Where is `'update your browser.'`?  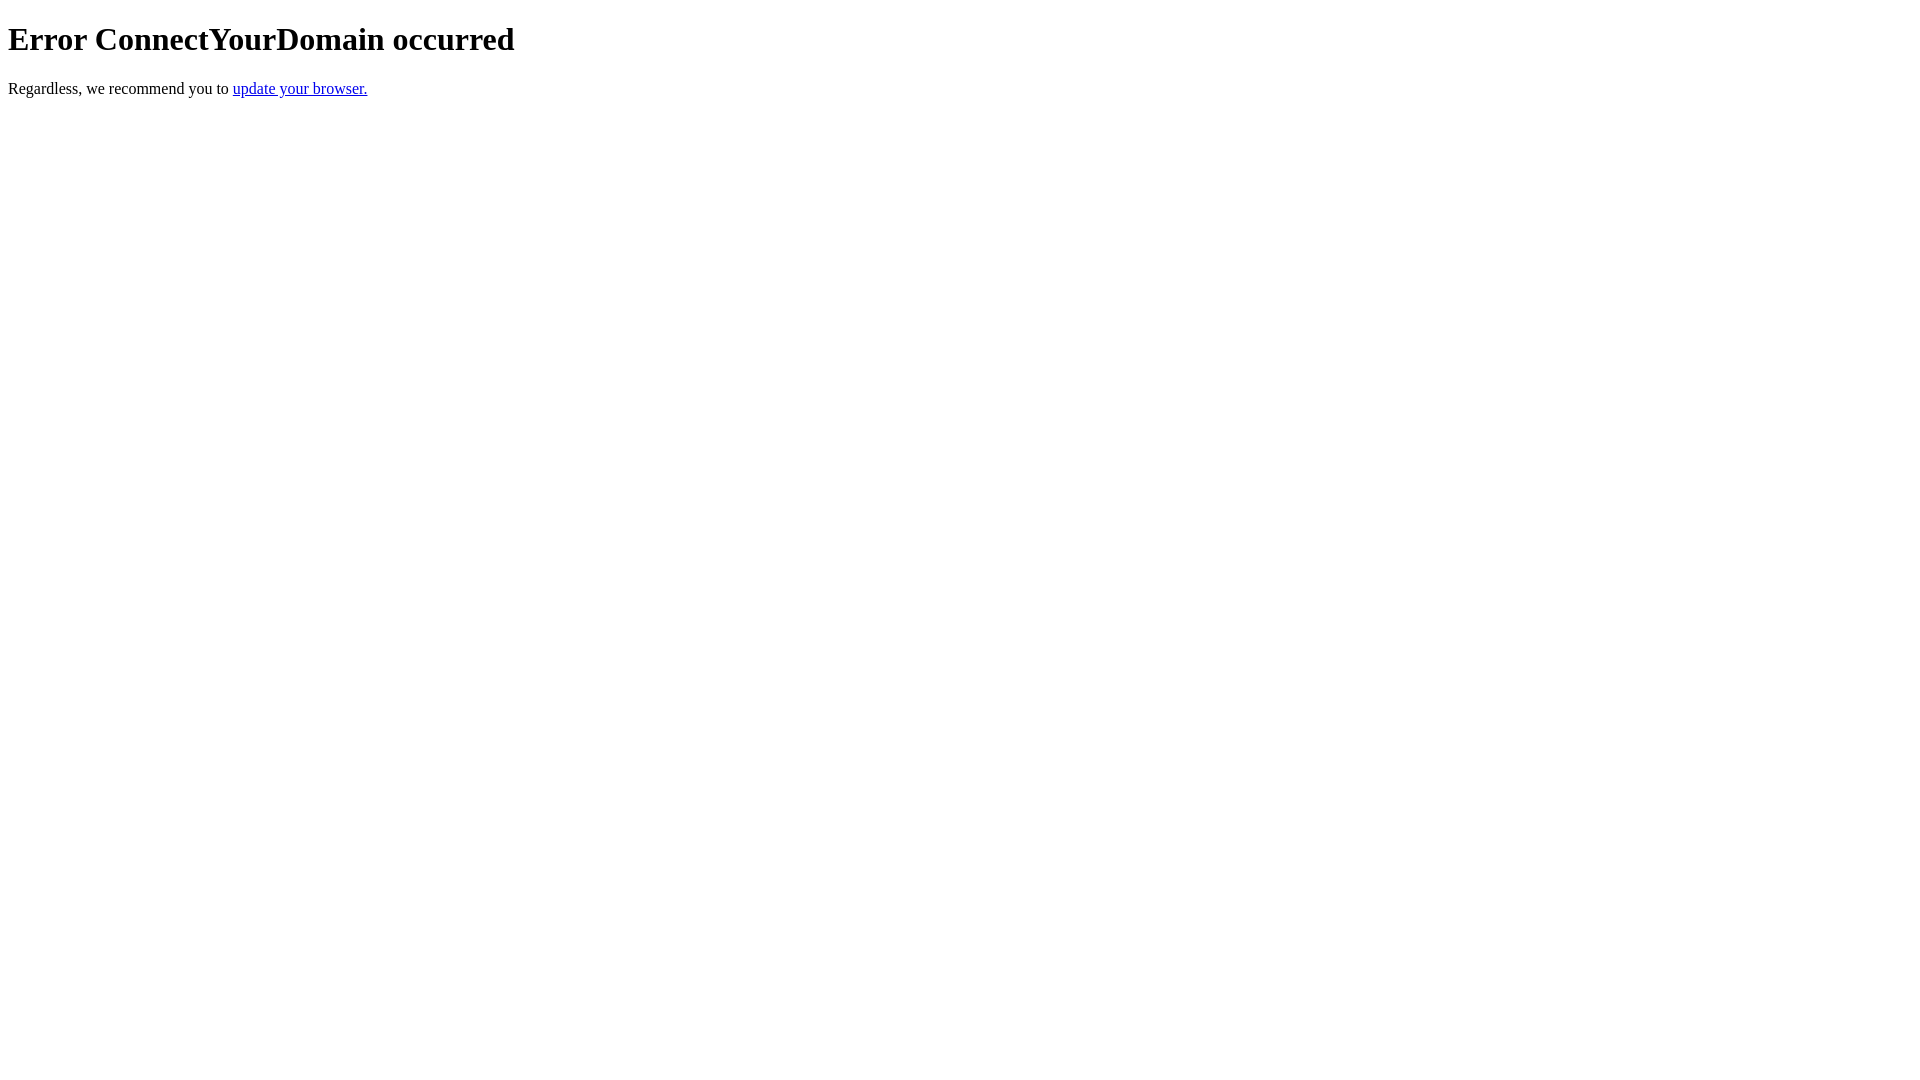
'update your browser.' is located at coordinates (233, 87).